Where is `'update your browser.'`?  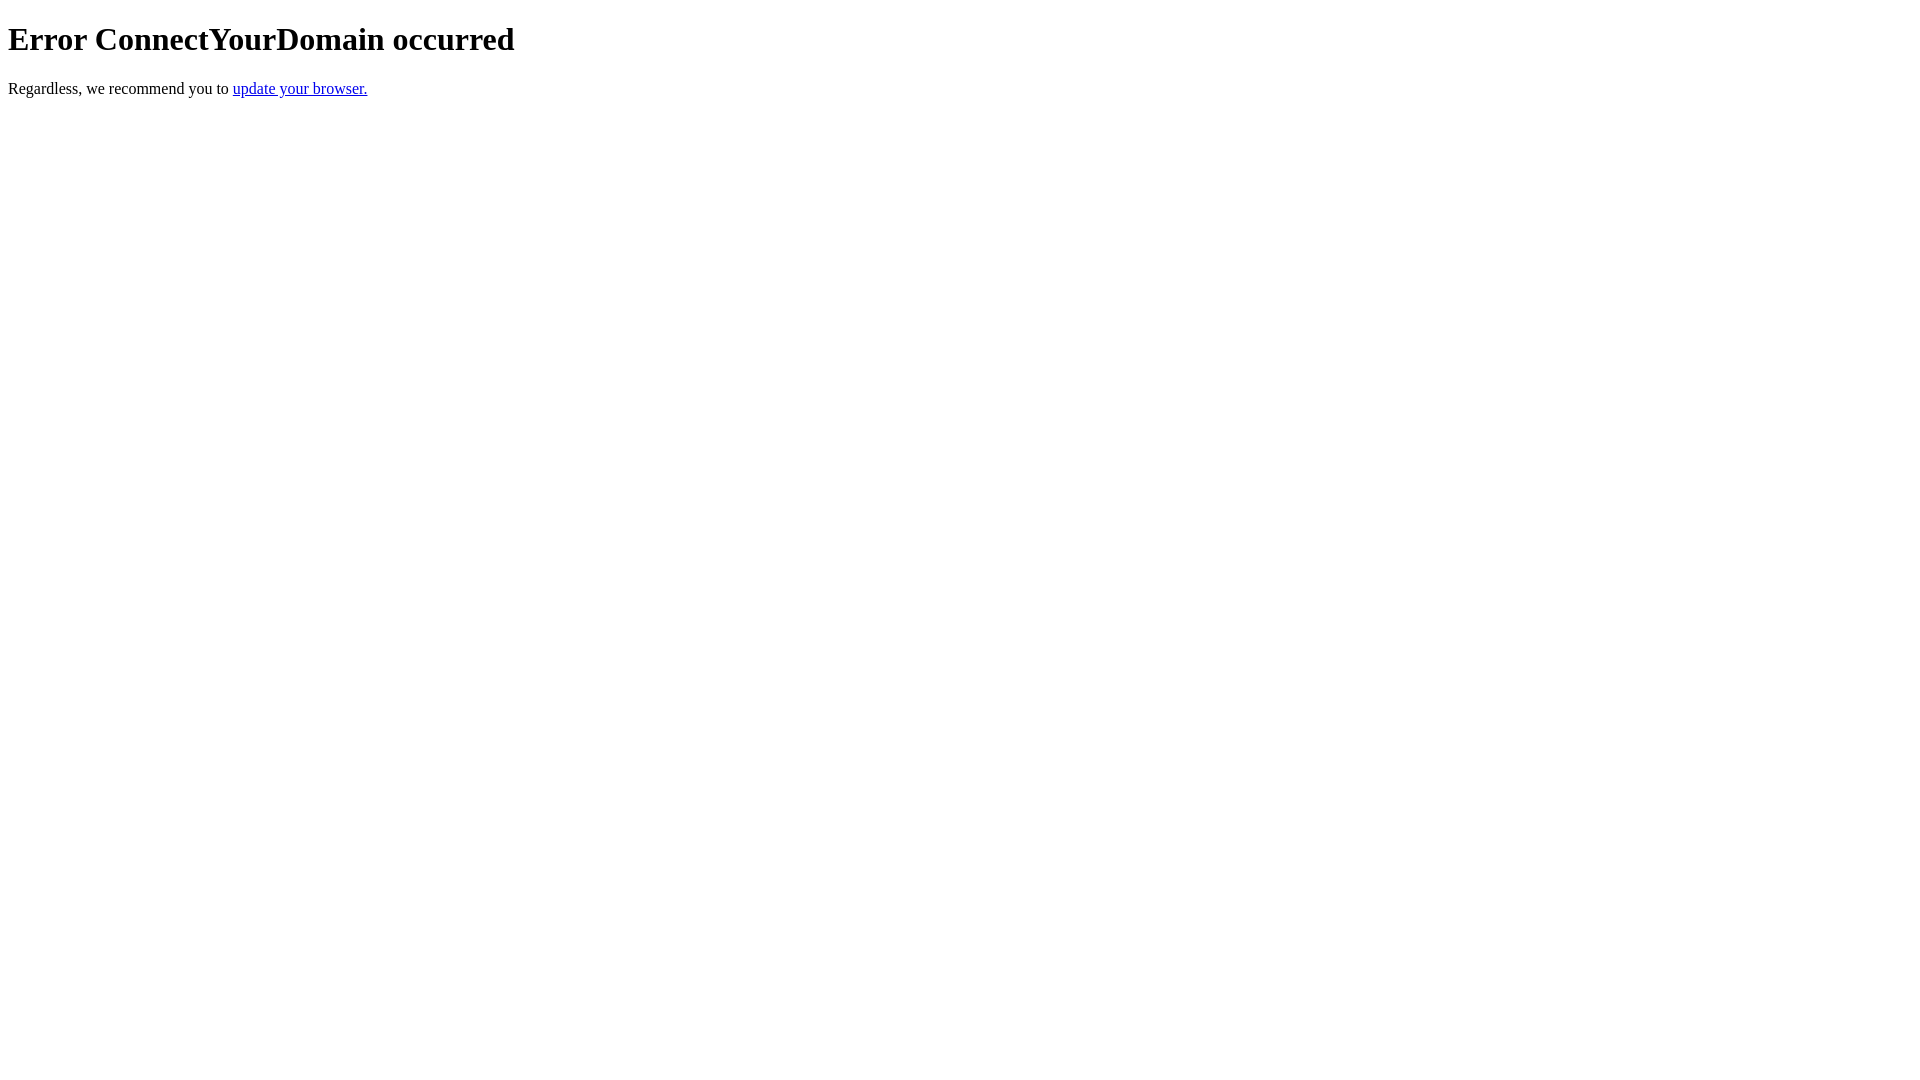
'update your browser.' is located at coordinates (233, 87).